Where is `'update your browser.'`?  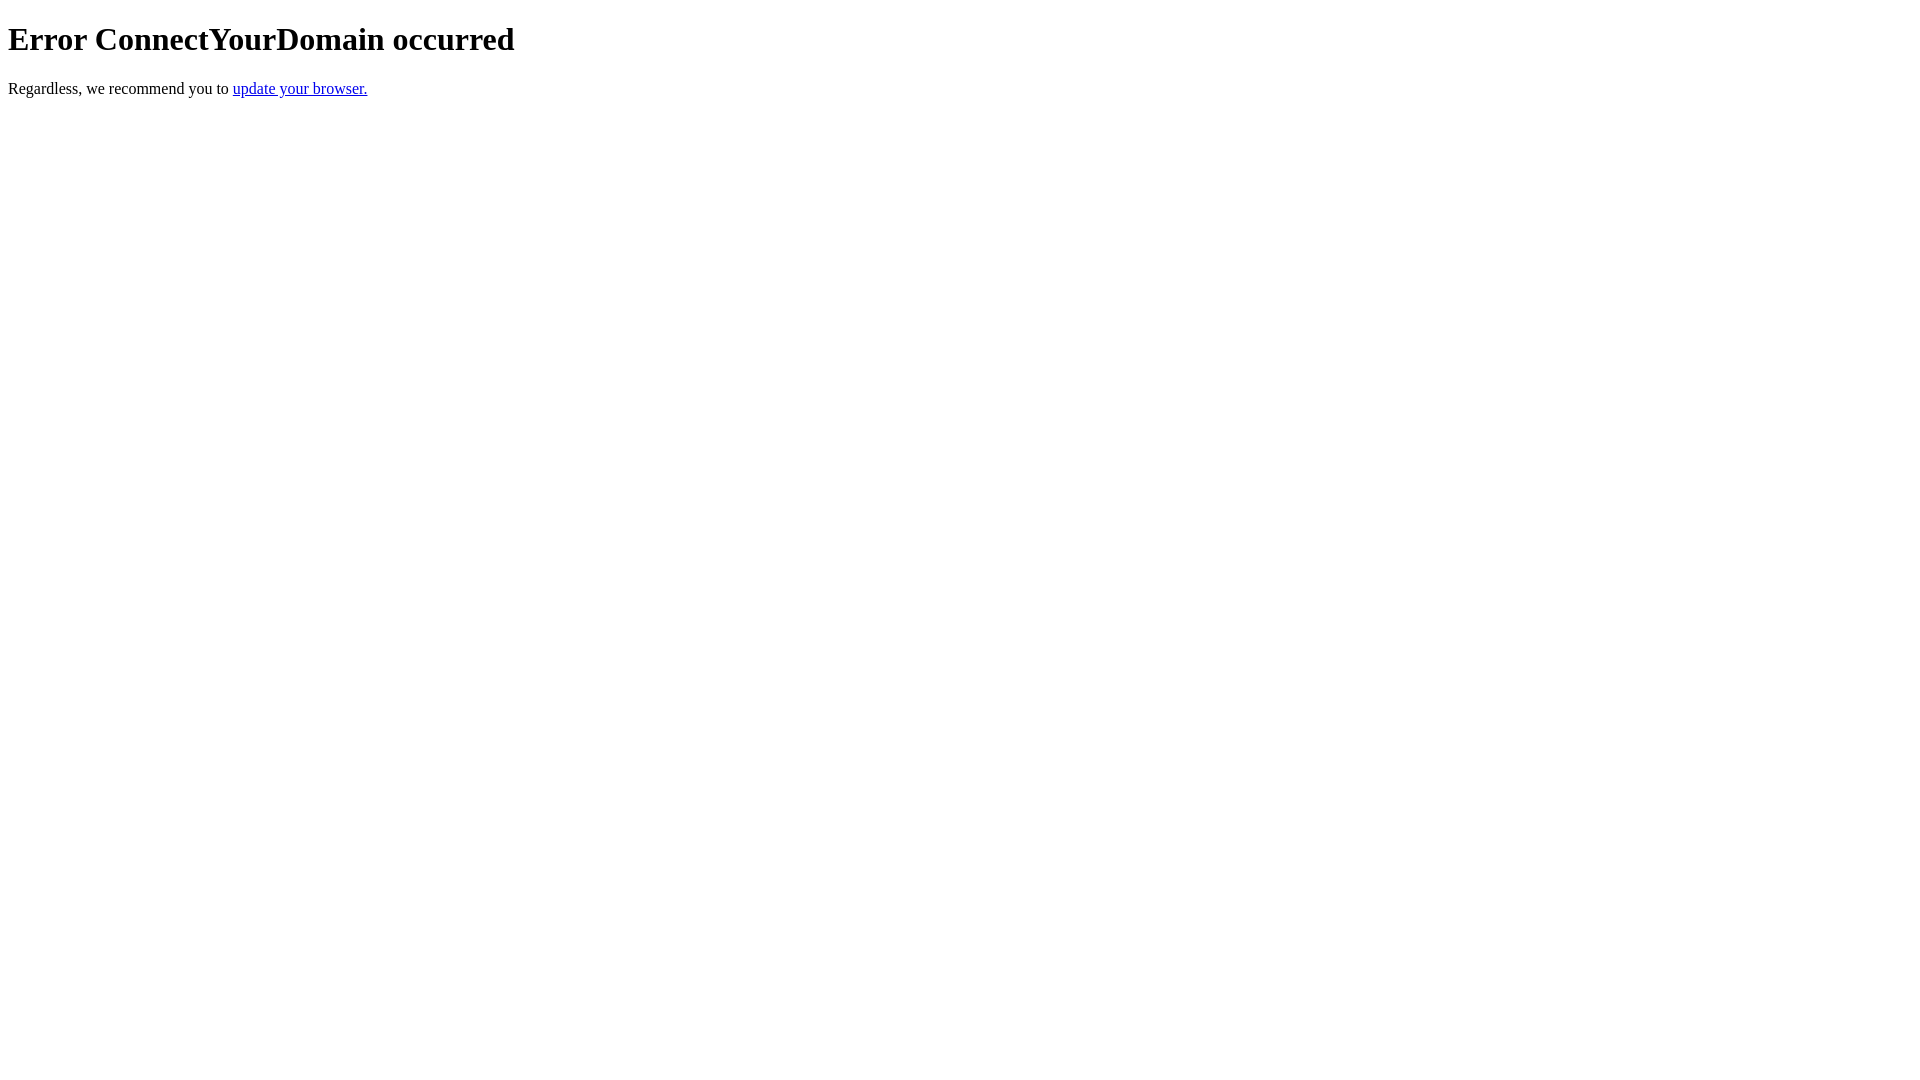
'update your browser.' is located at coordinates (233, 87).